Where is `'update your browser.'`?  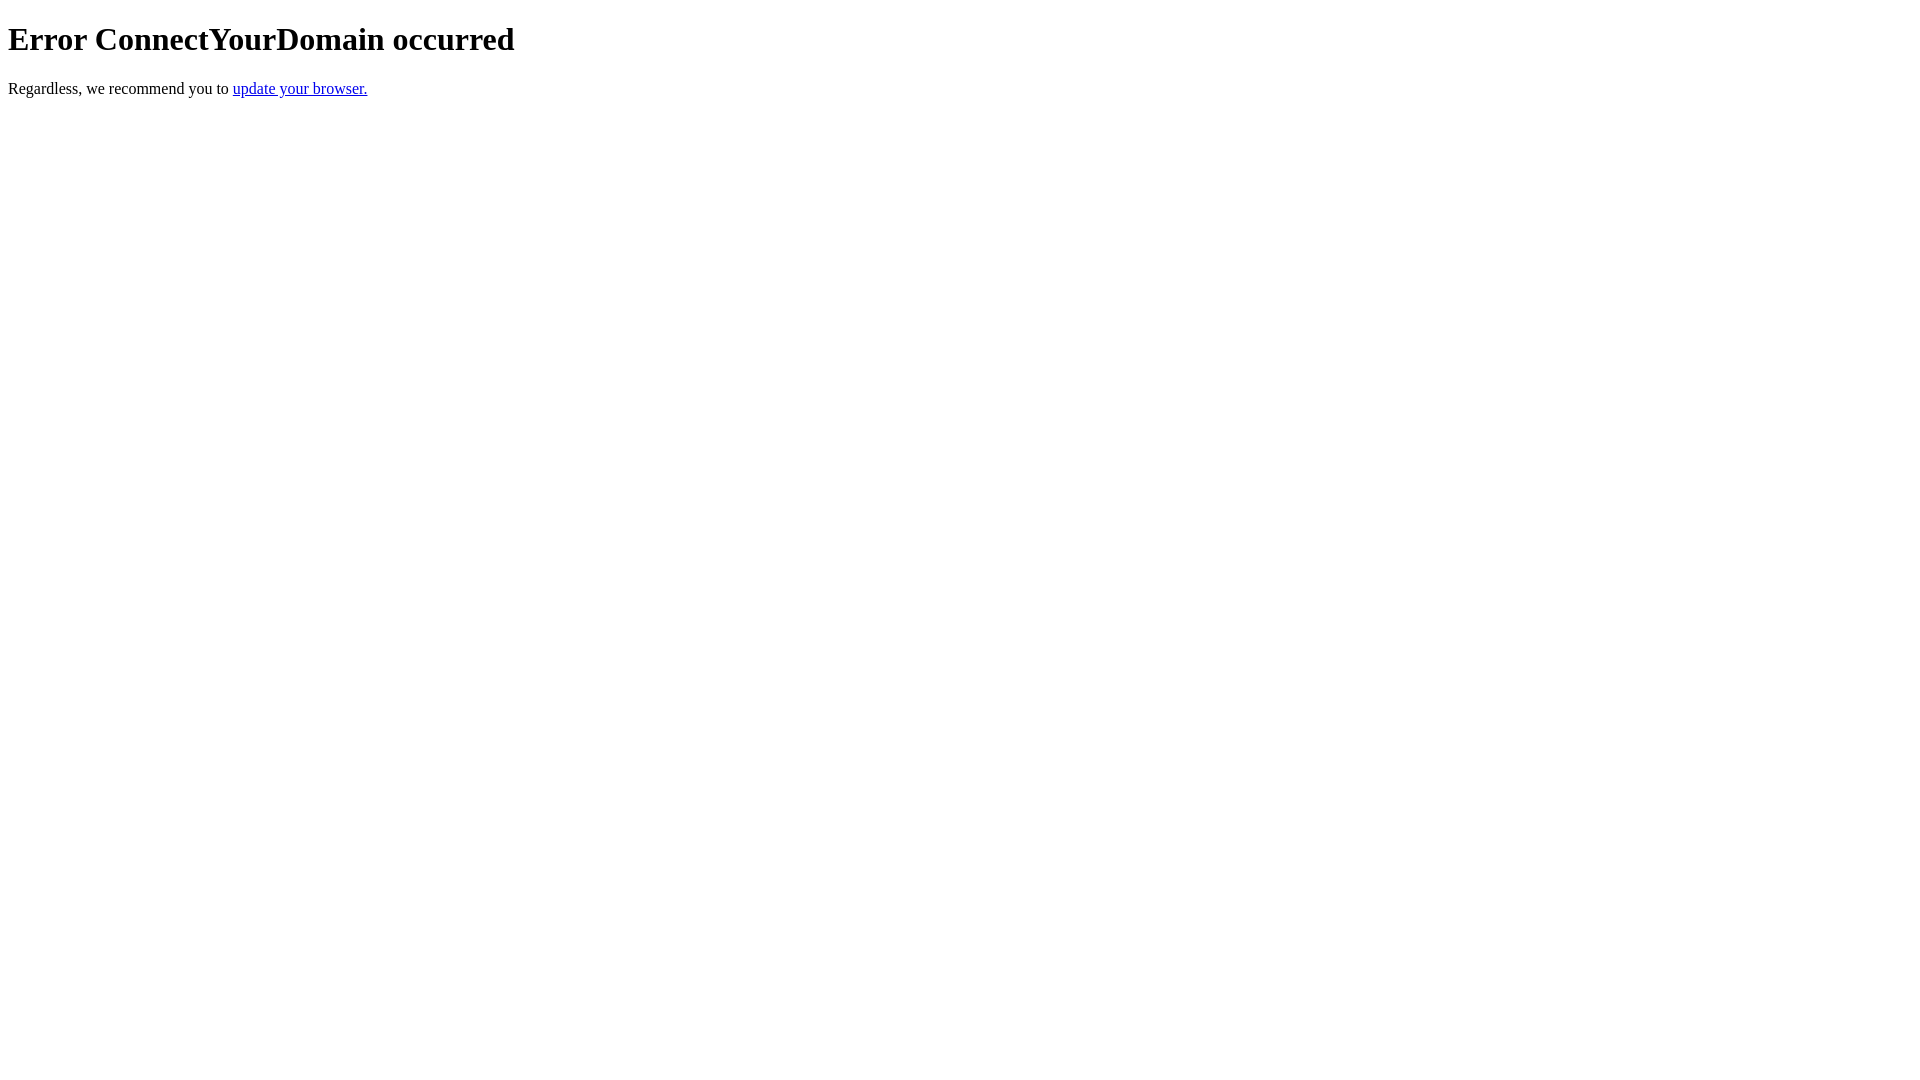
'update your browser.' is located at coordinates (233, 87).